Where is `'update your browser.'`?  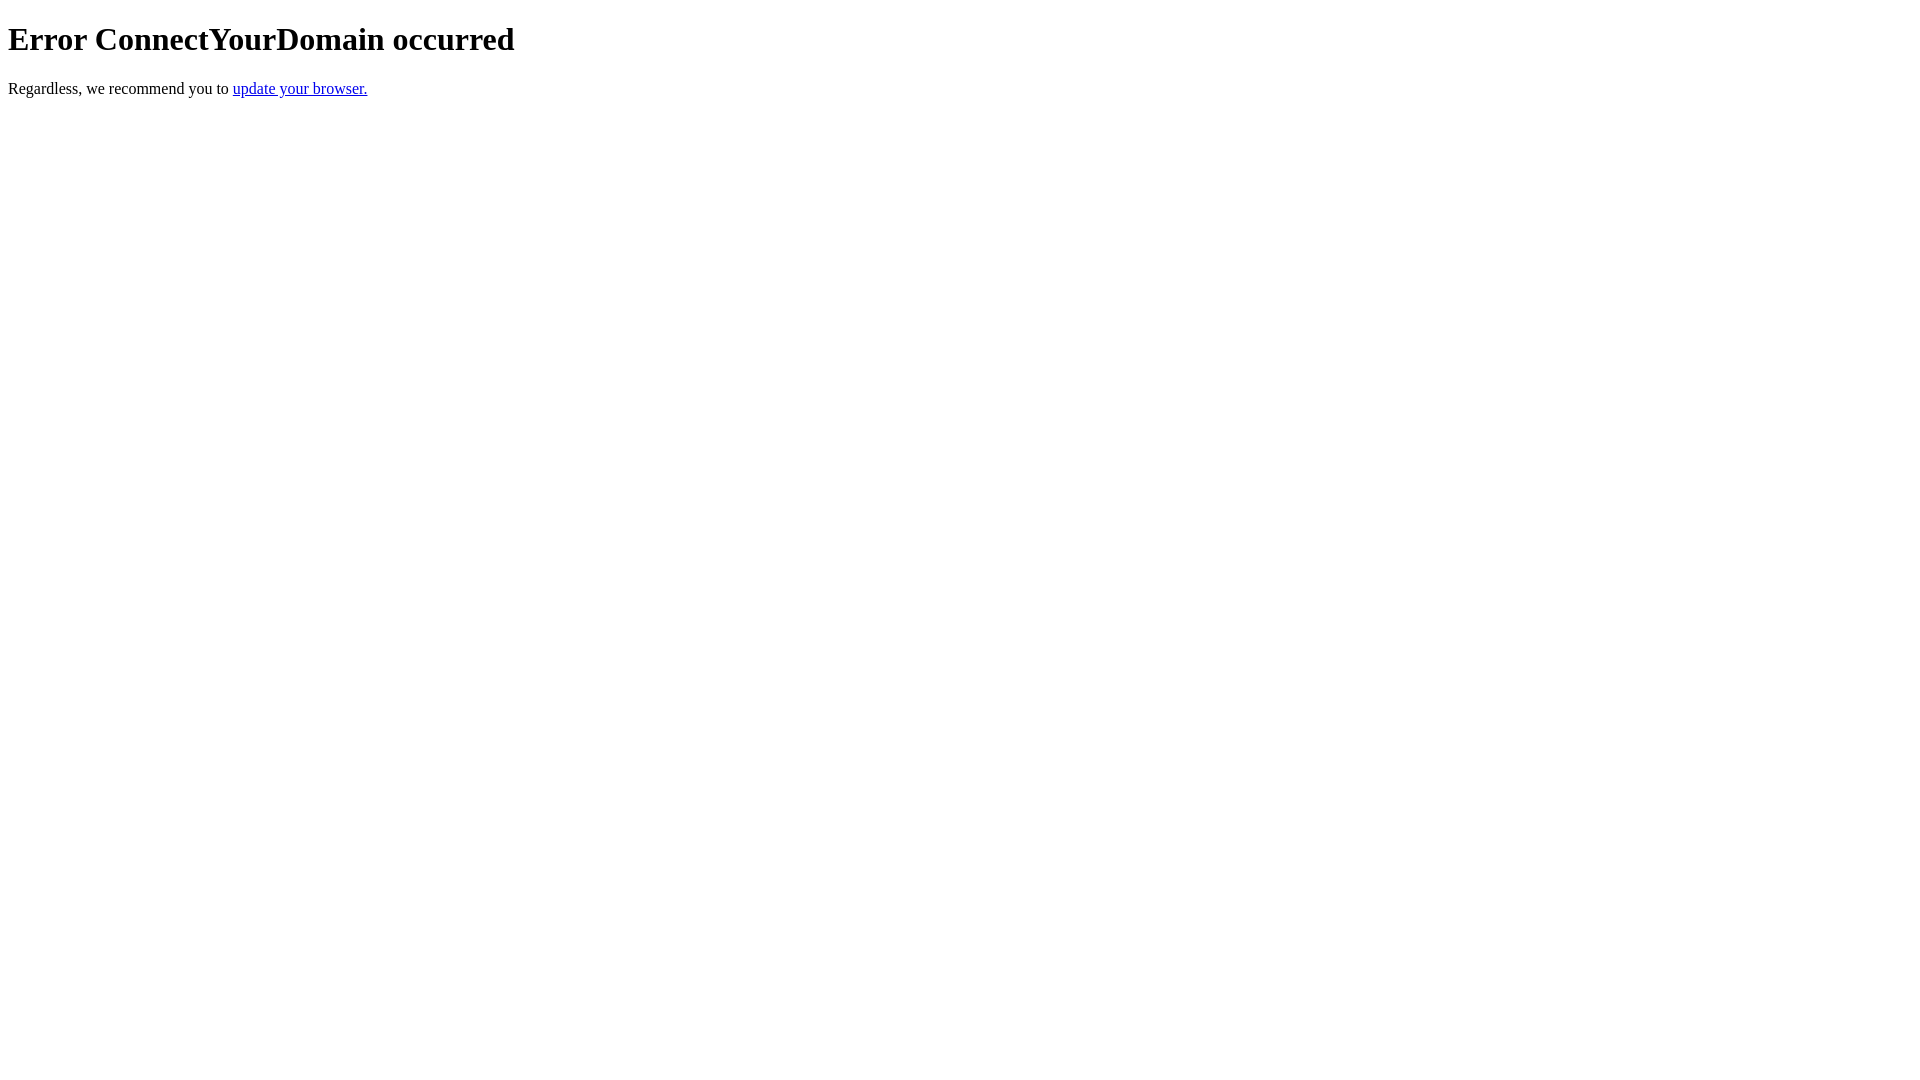
'update your browser.' is located at coordinates (233, 87).